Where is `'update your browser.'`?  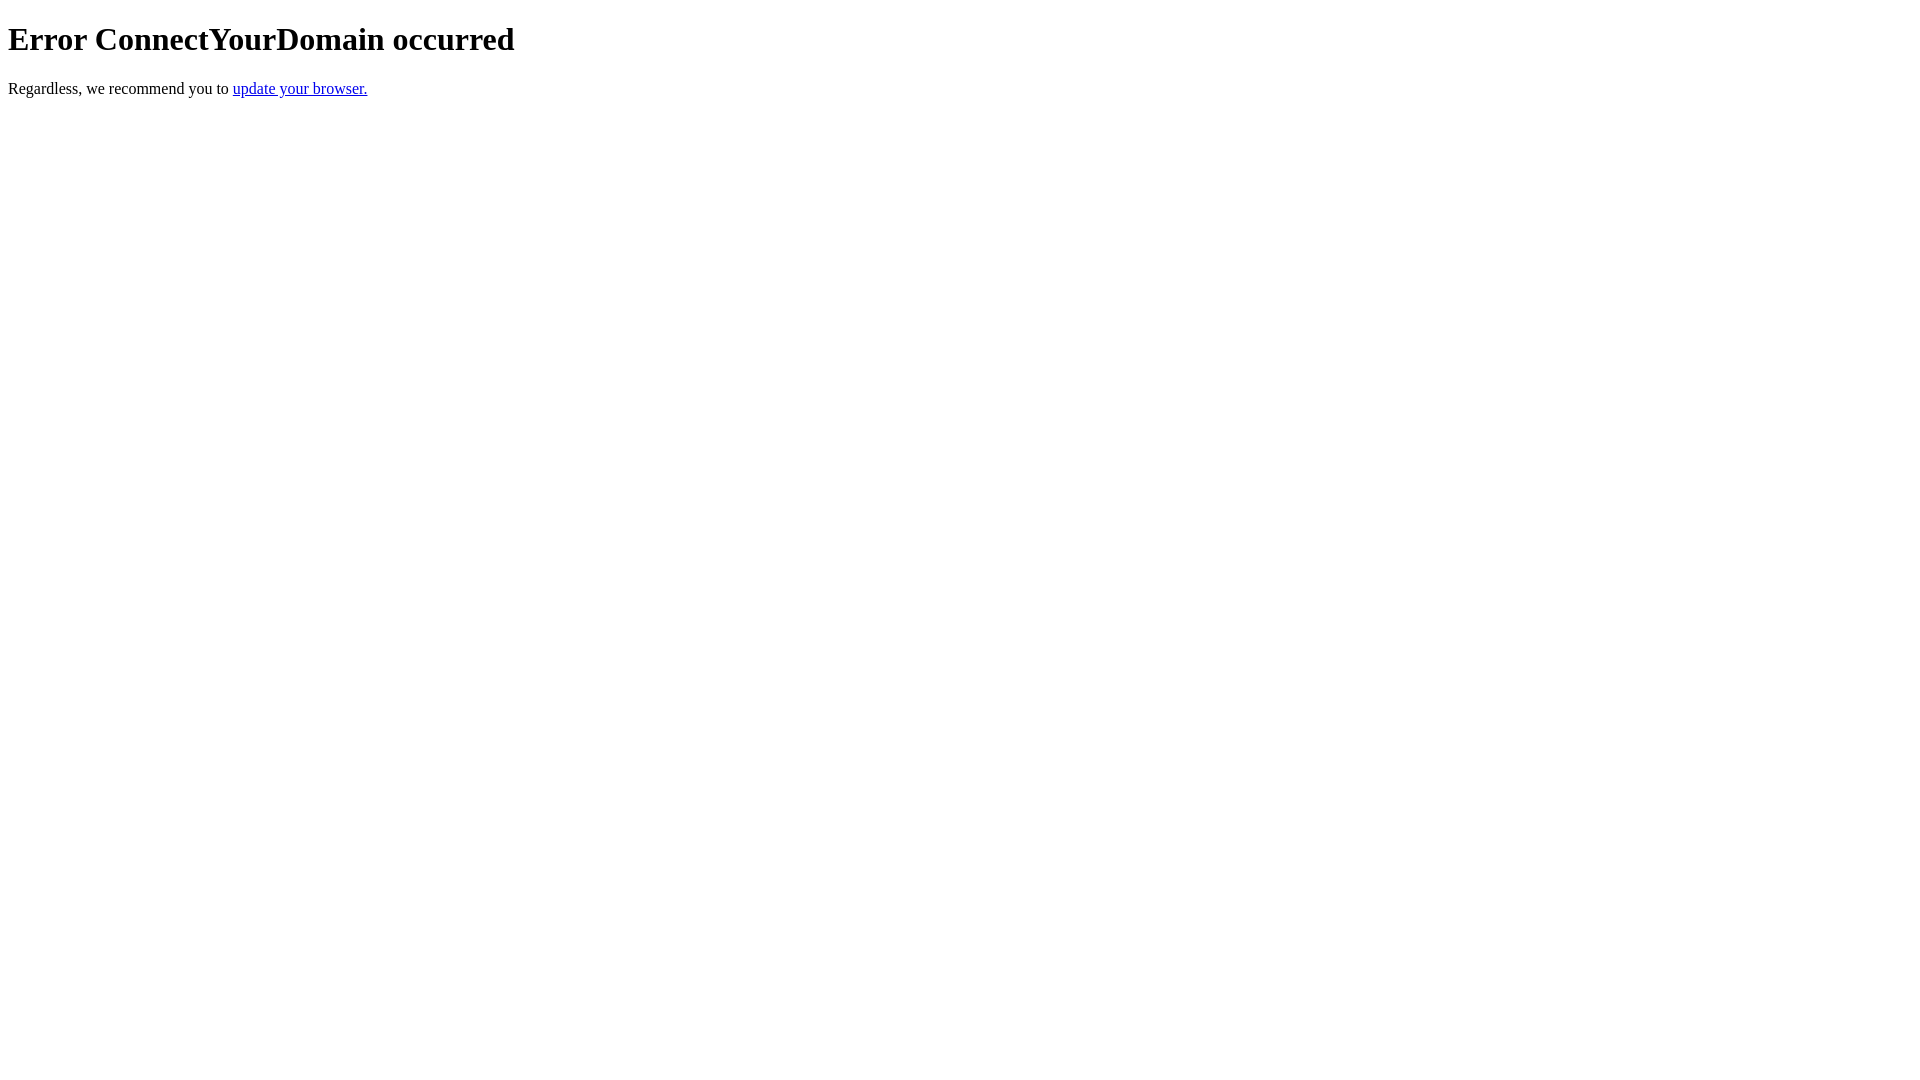
'update your browser.' is located at coordinates (233, 87).